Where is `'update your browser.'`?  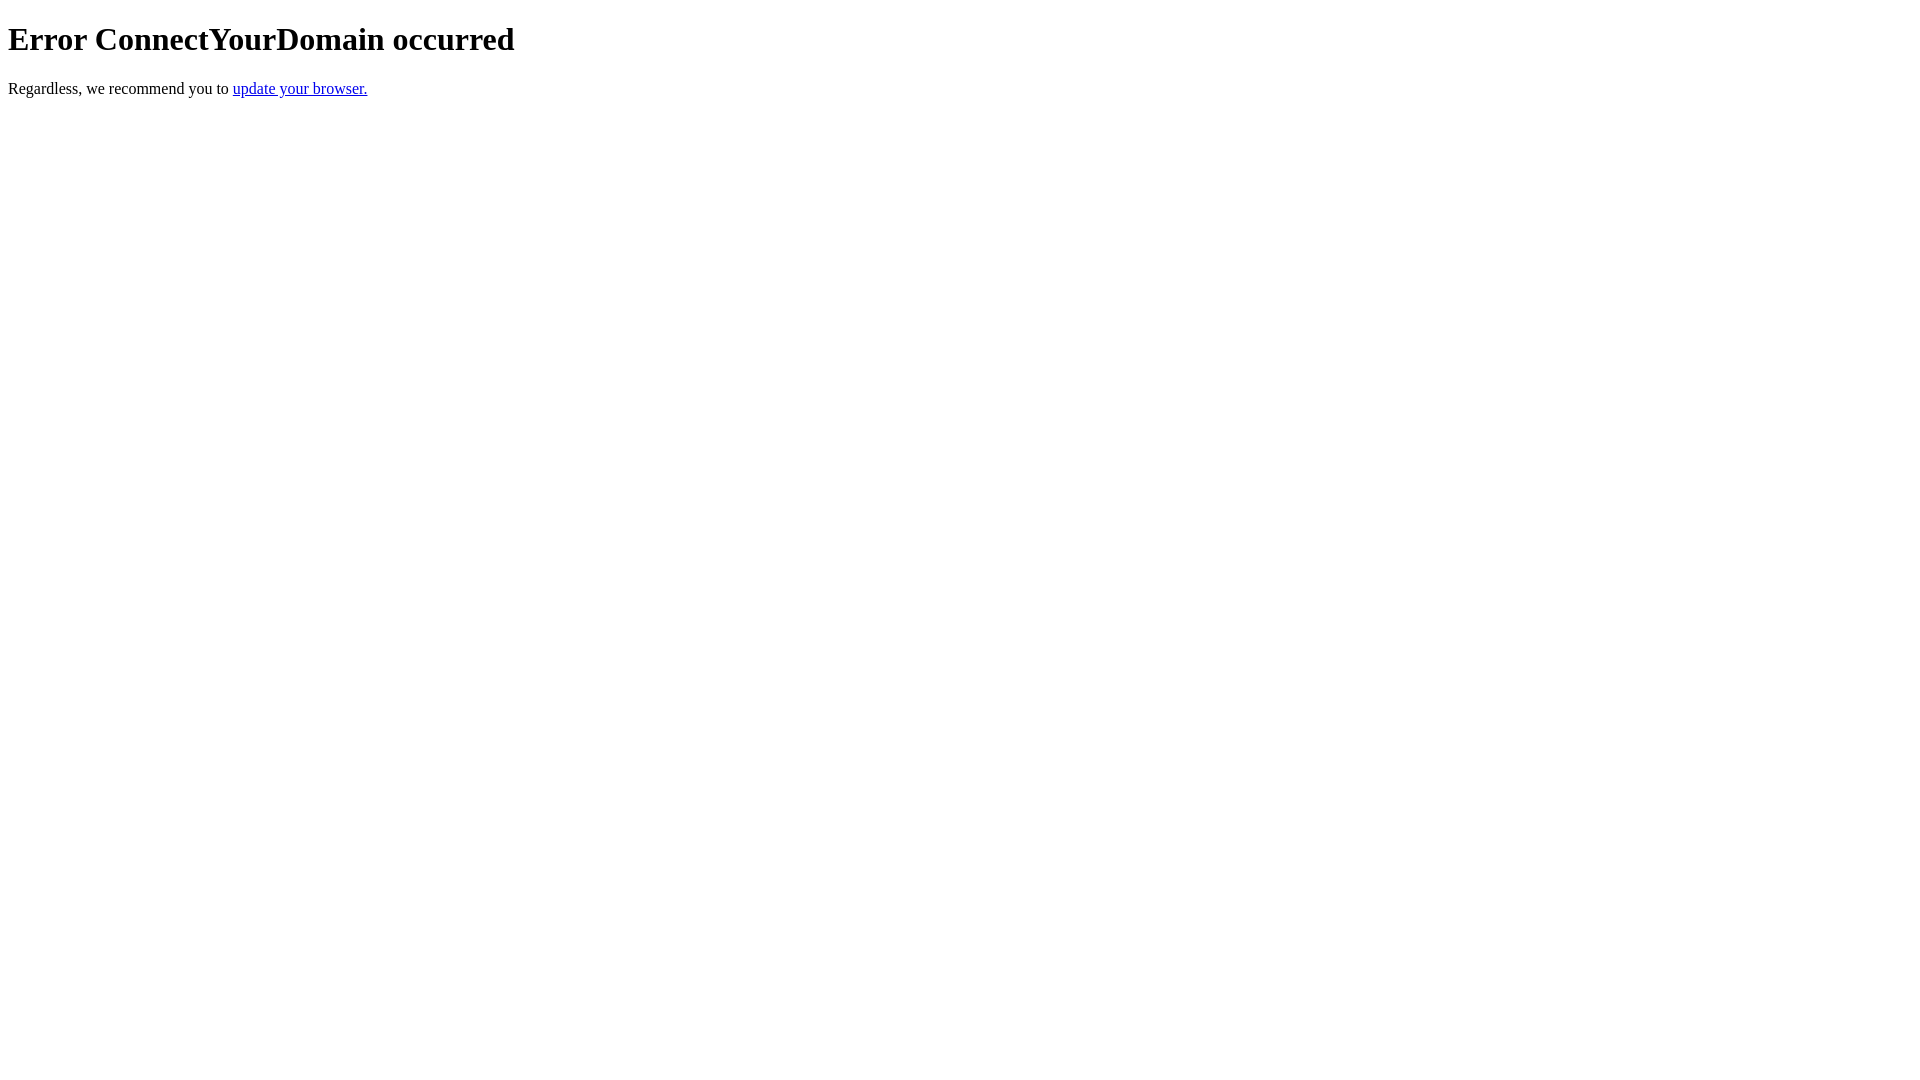
'update your browser.' is located at coordinates (233, 87).